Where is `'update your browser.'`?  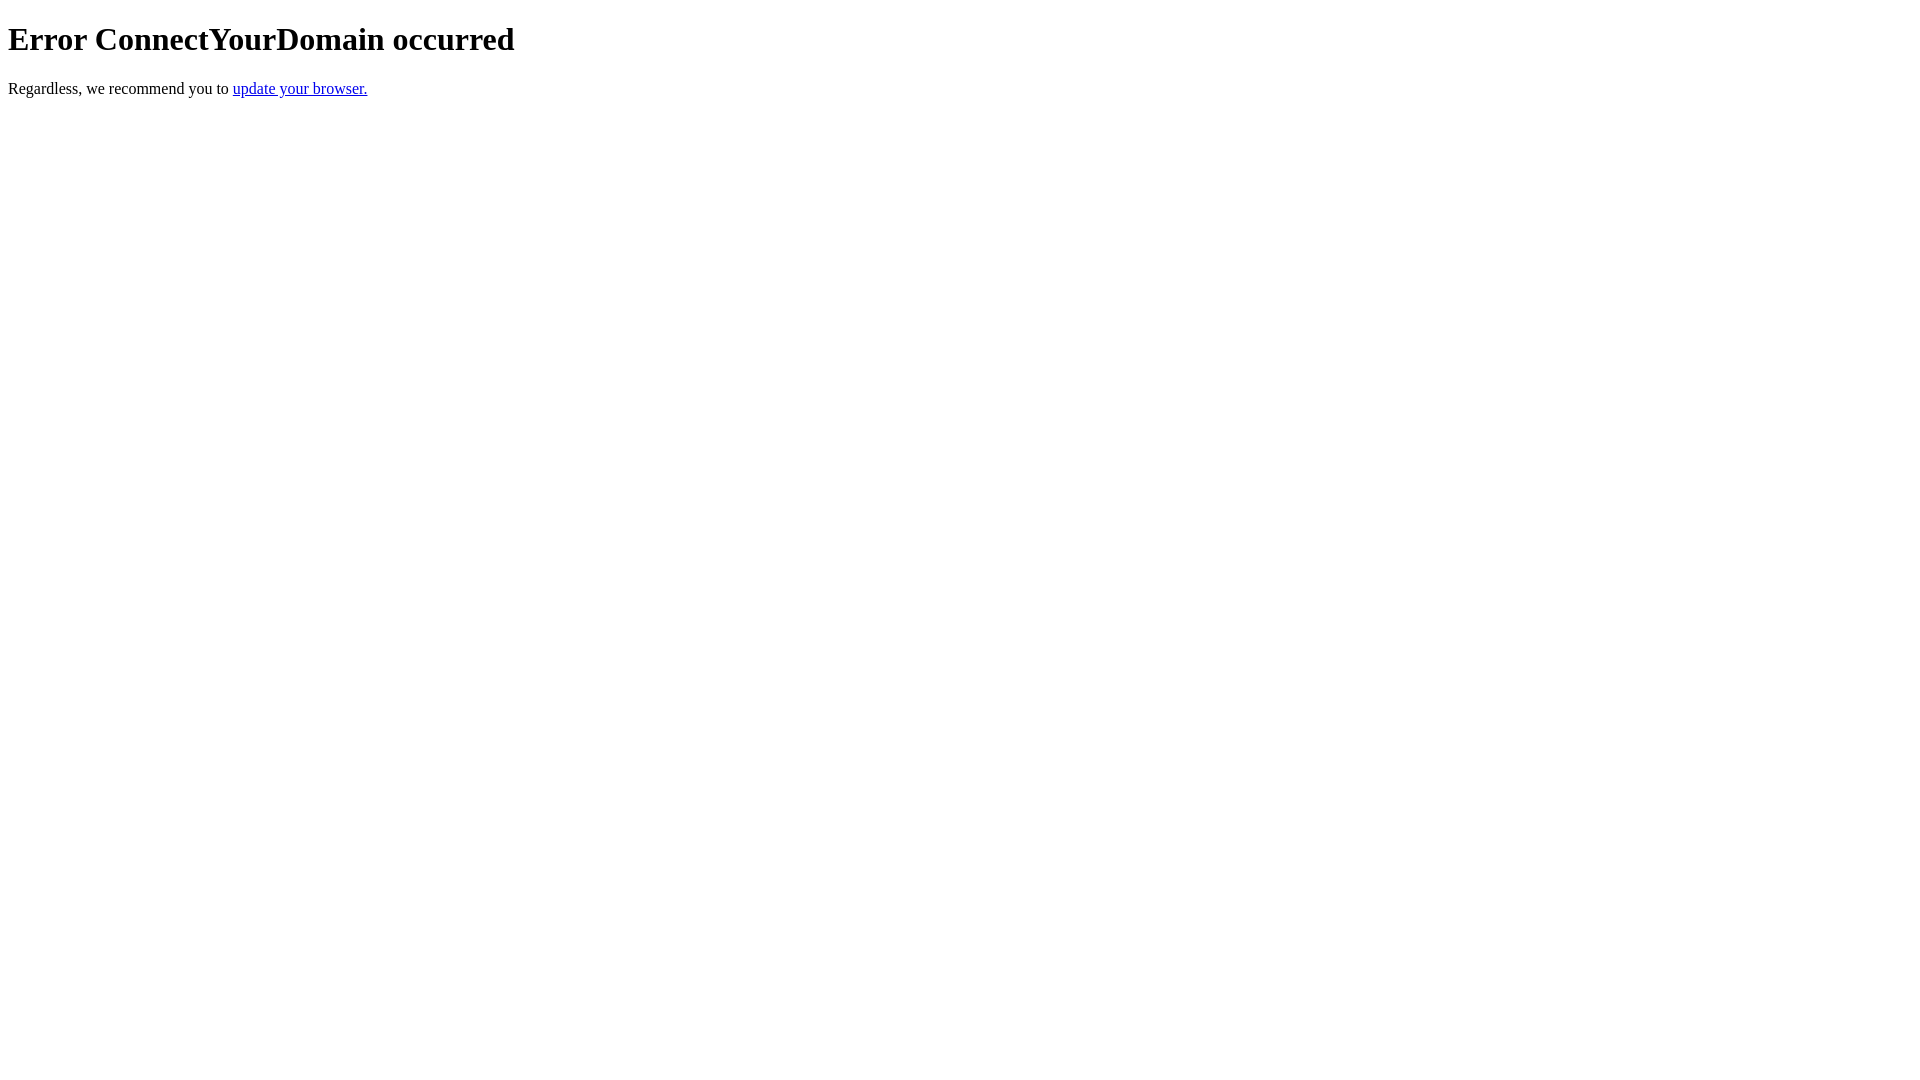
'update your browser.' is located at coordinates (233, 87).